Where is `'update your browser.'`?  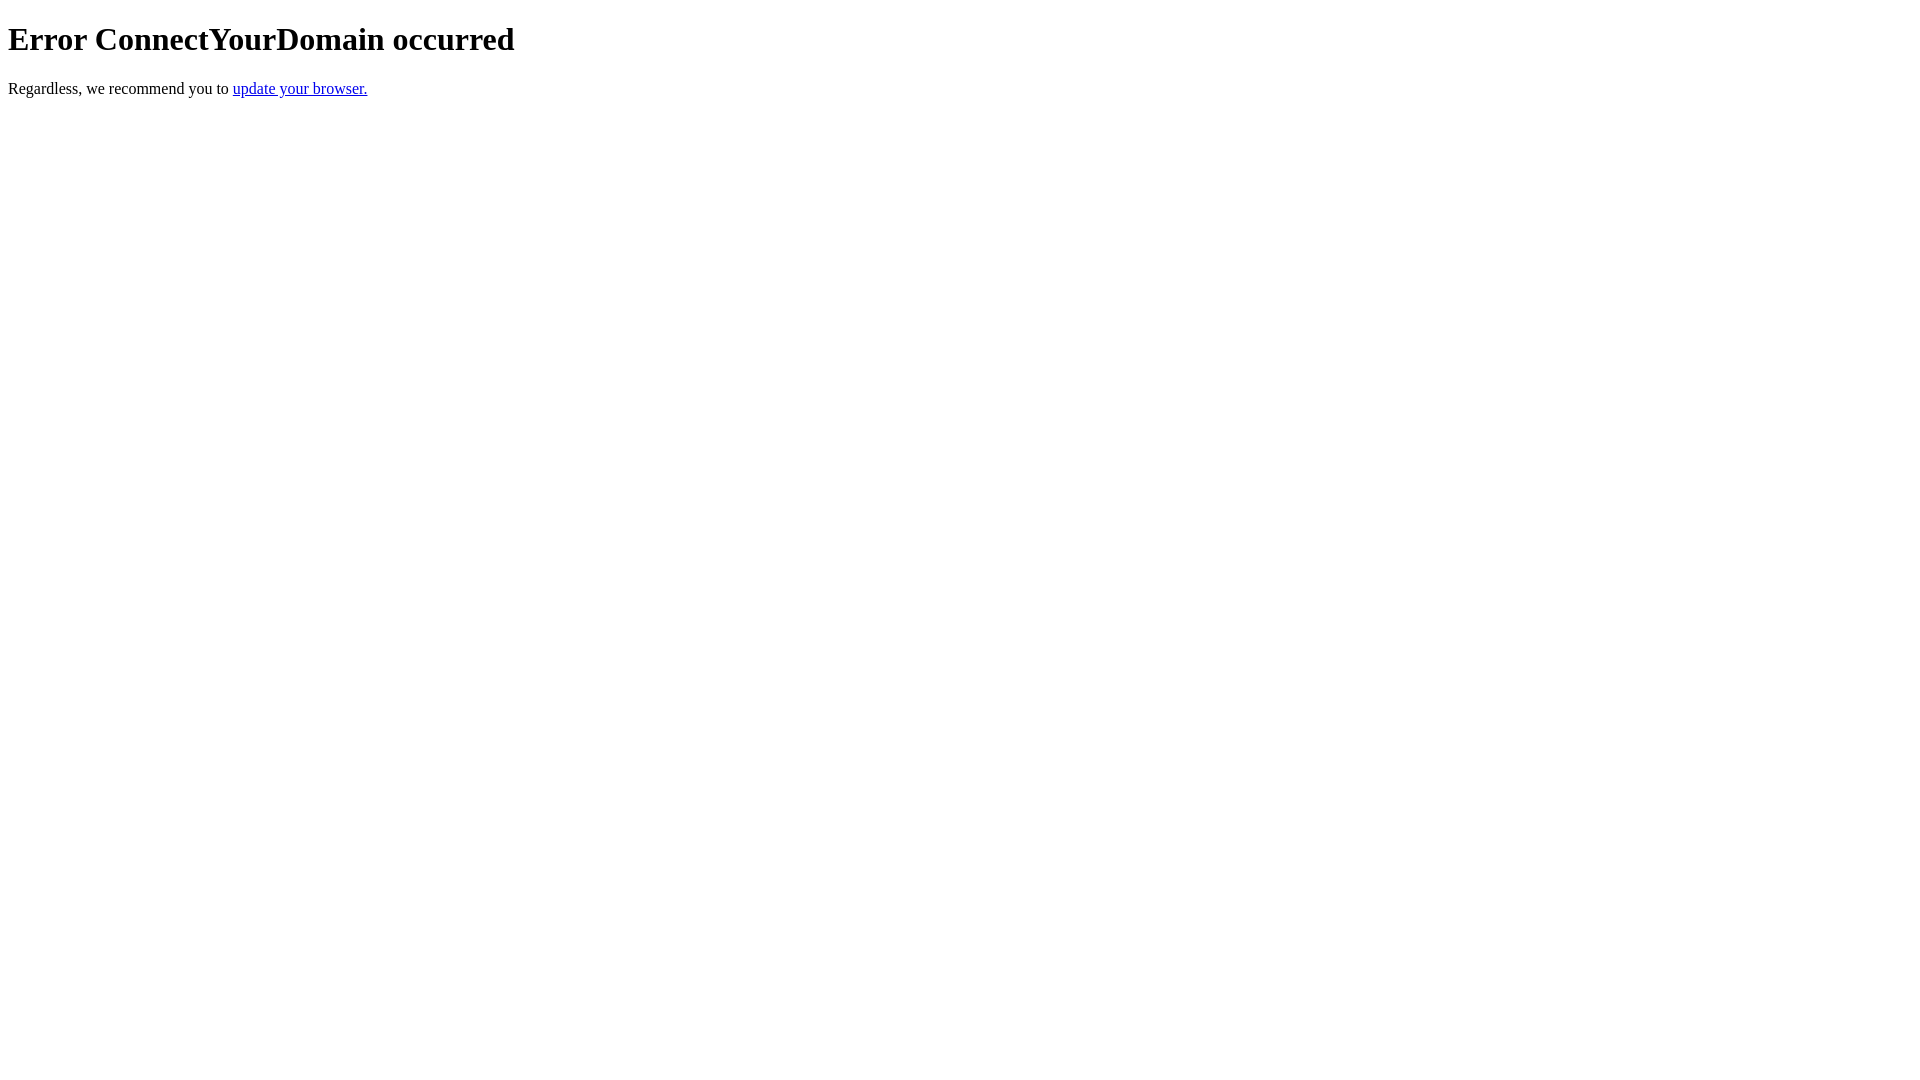
'update your browser.' is located at coordinates (233, 87).